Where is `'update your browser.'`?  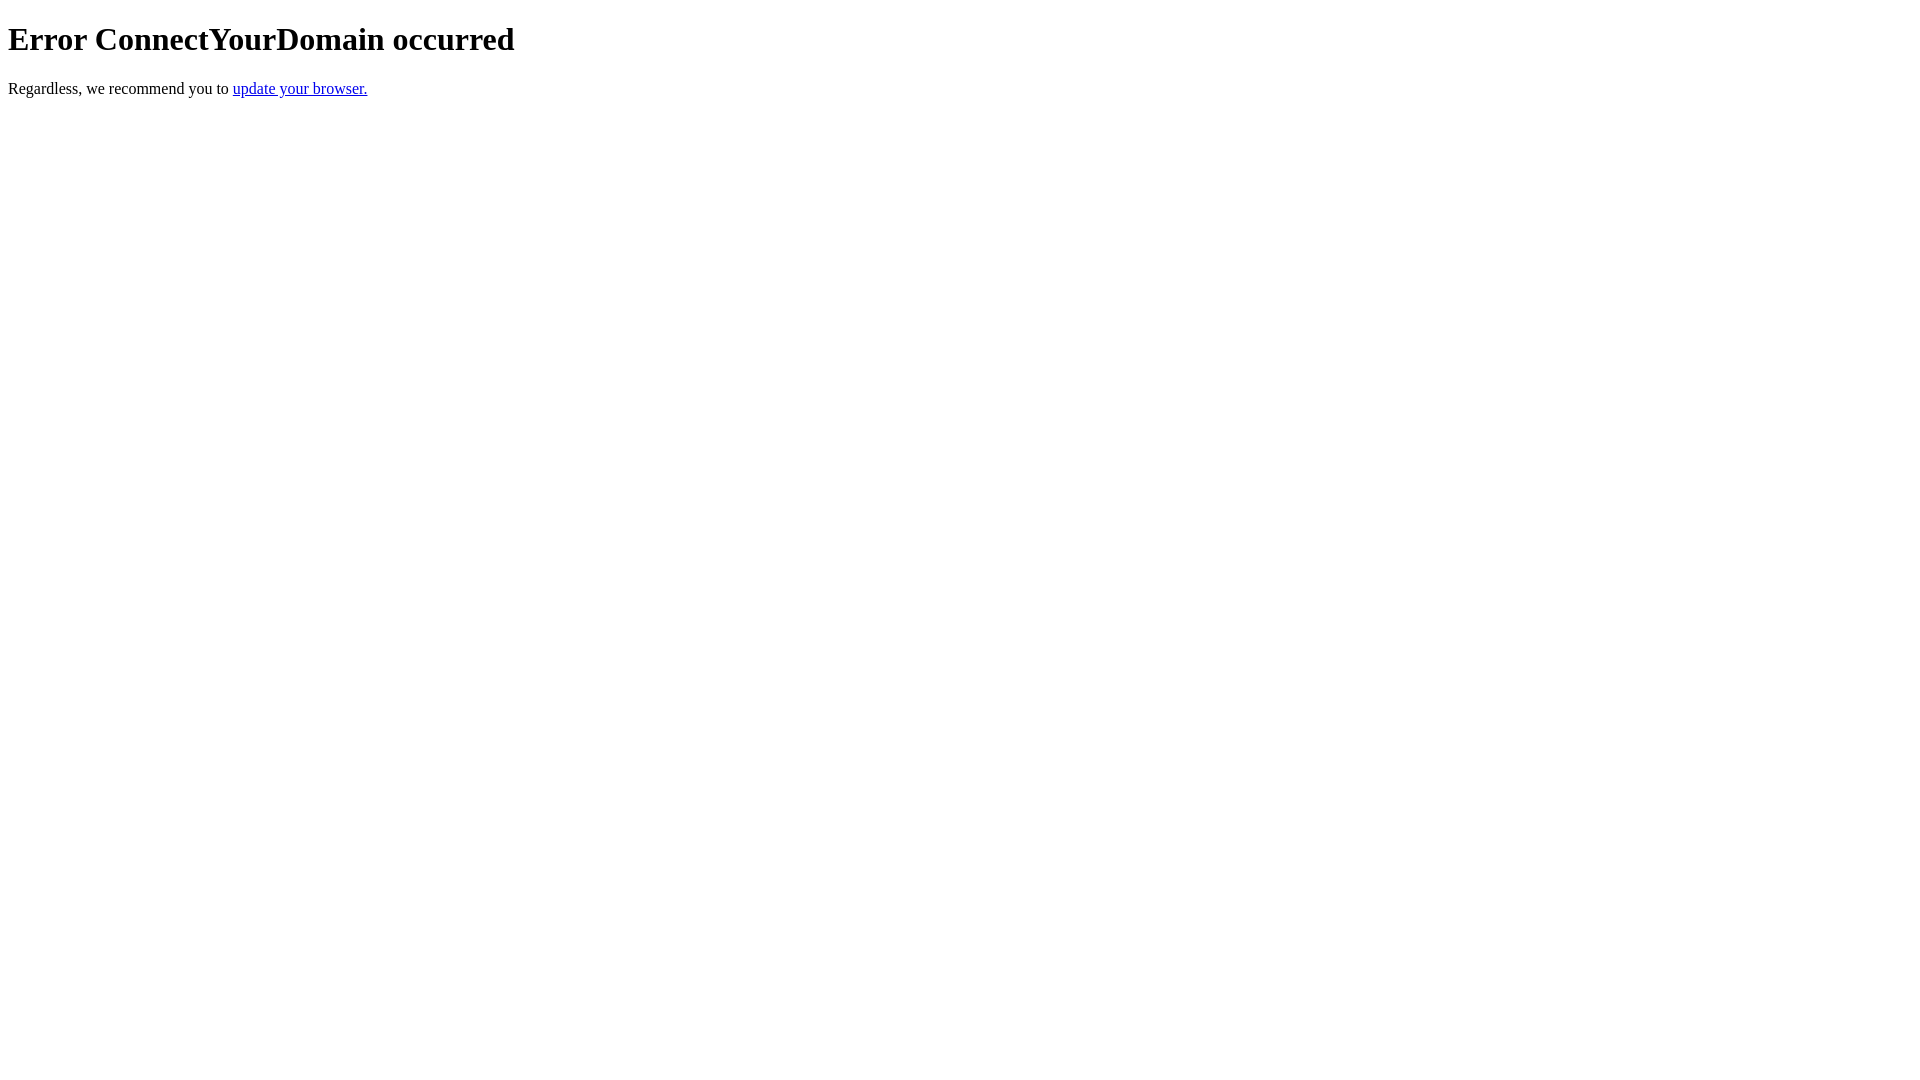
'update your browser.' is located at coordinates (233, 87).